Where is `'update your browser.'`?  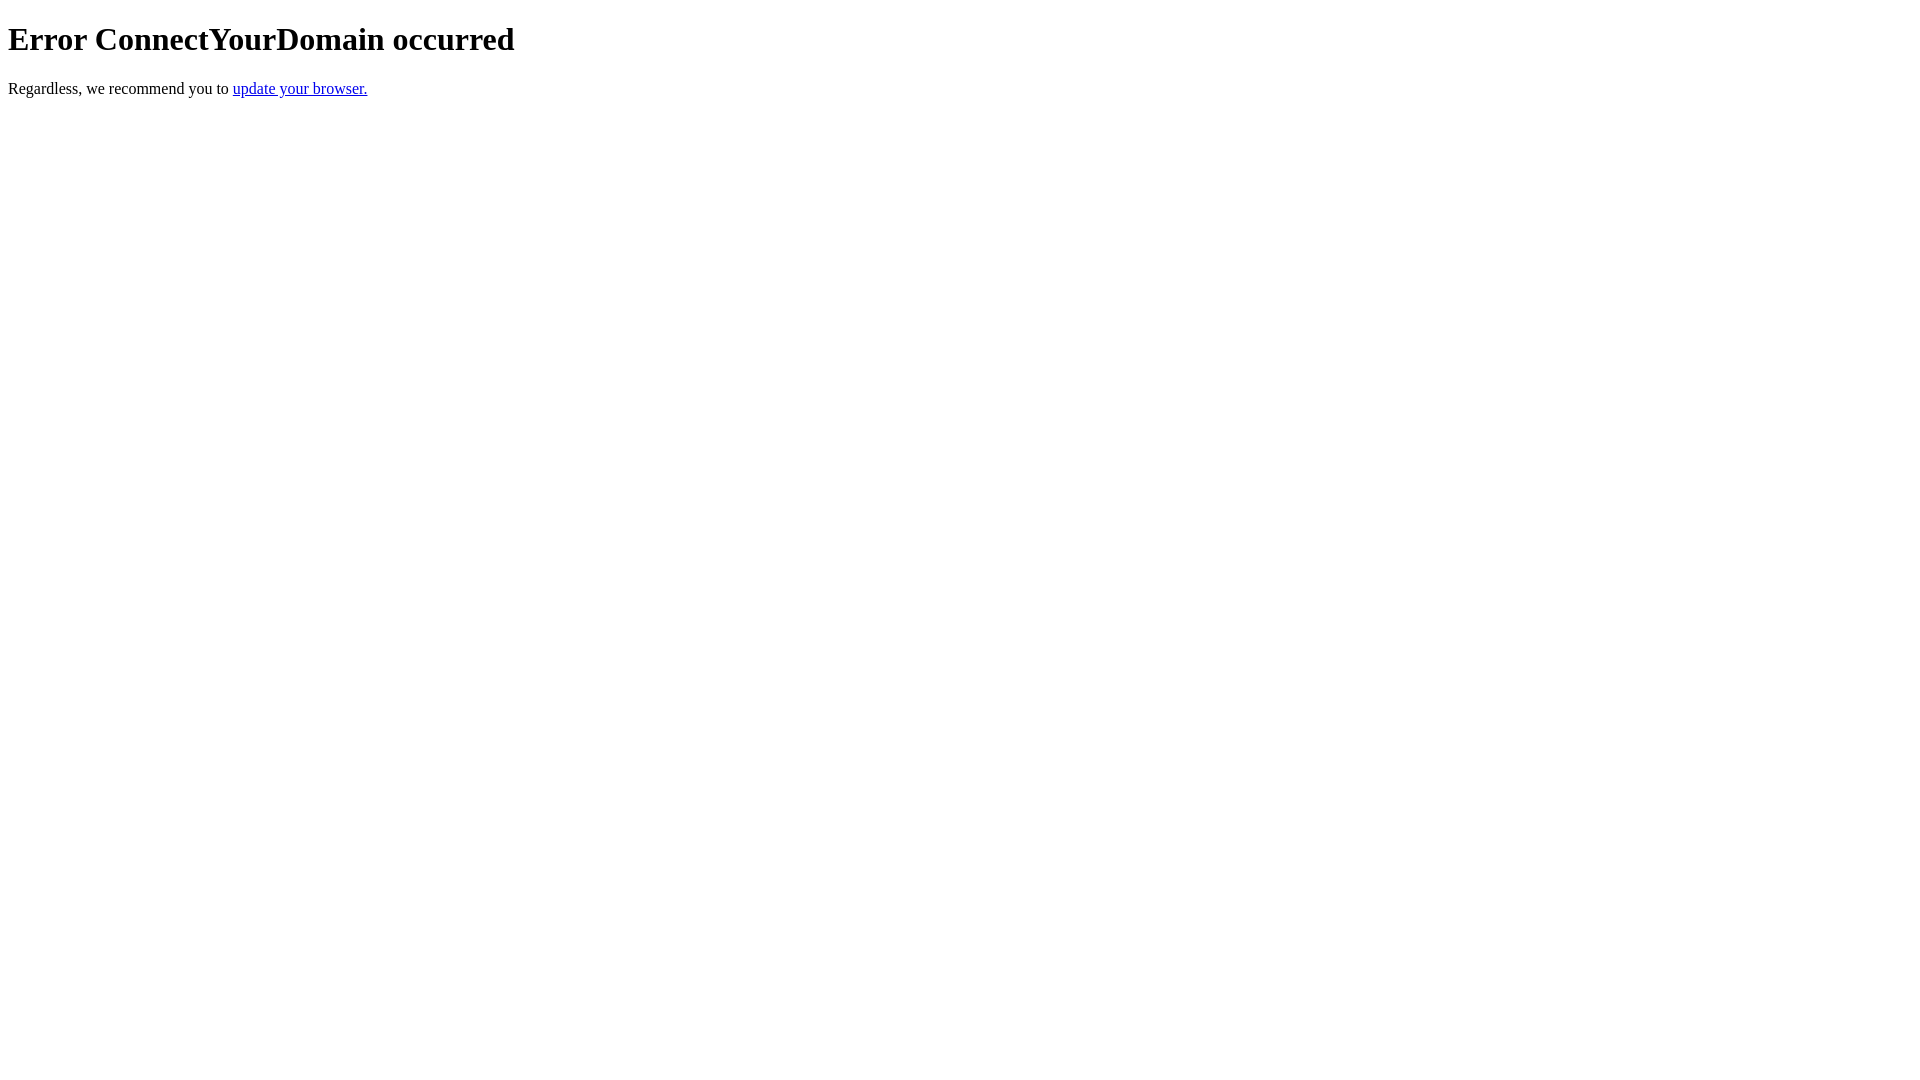
'update your browser.' is located at coordinates (233, 87).